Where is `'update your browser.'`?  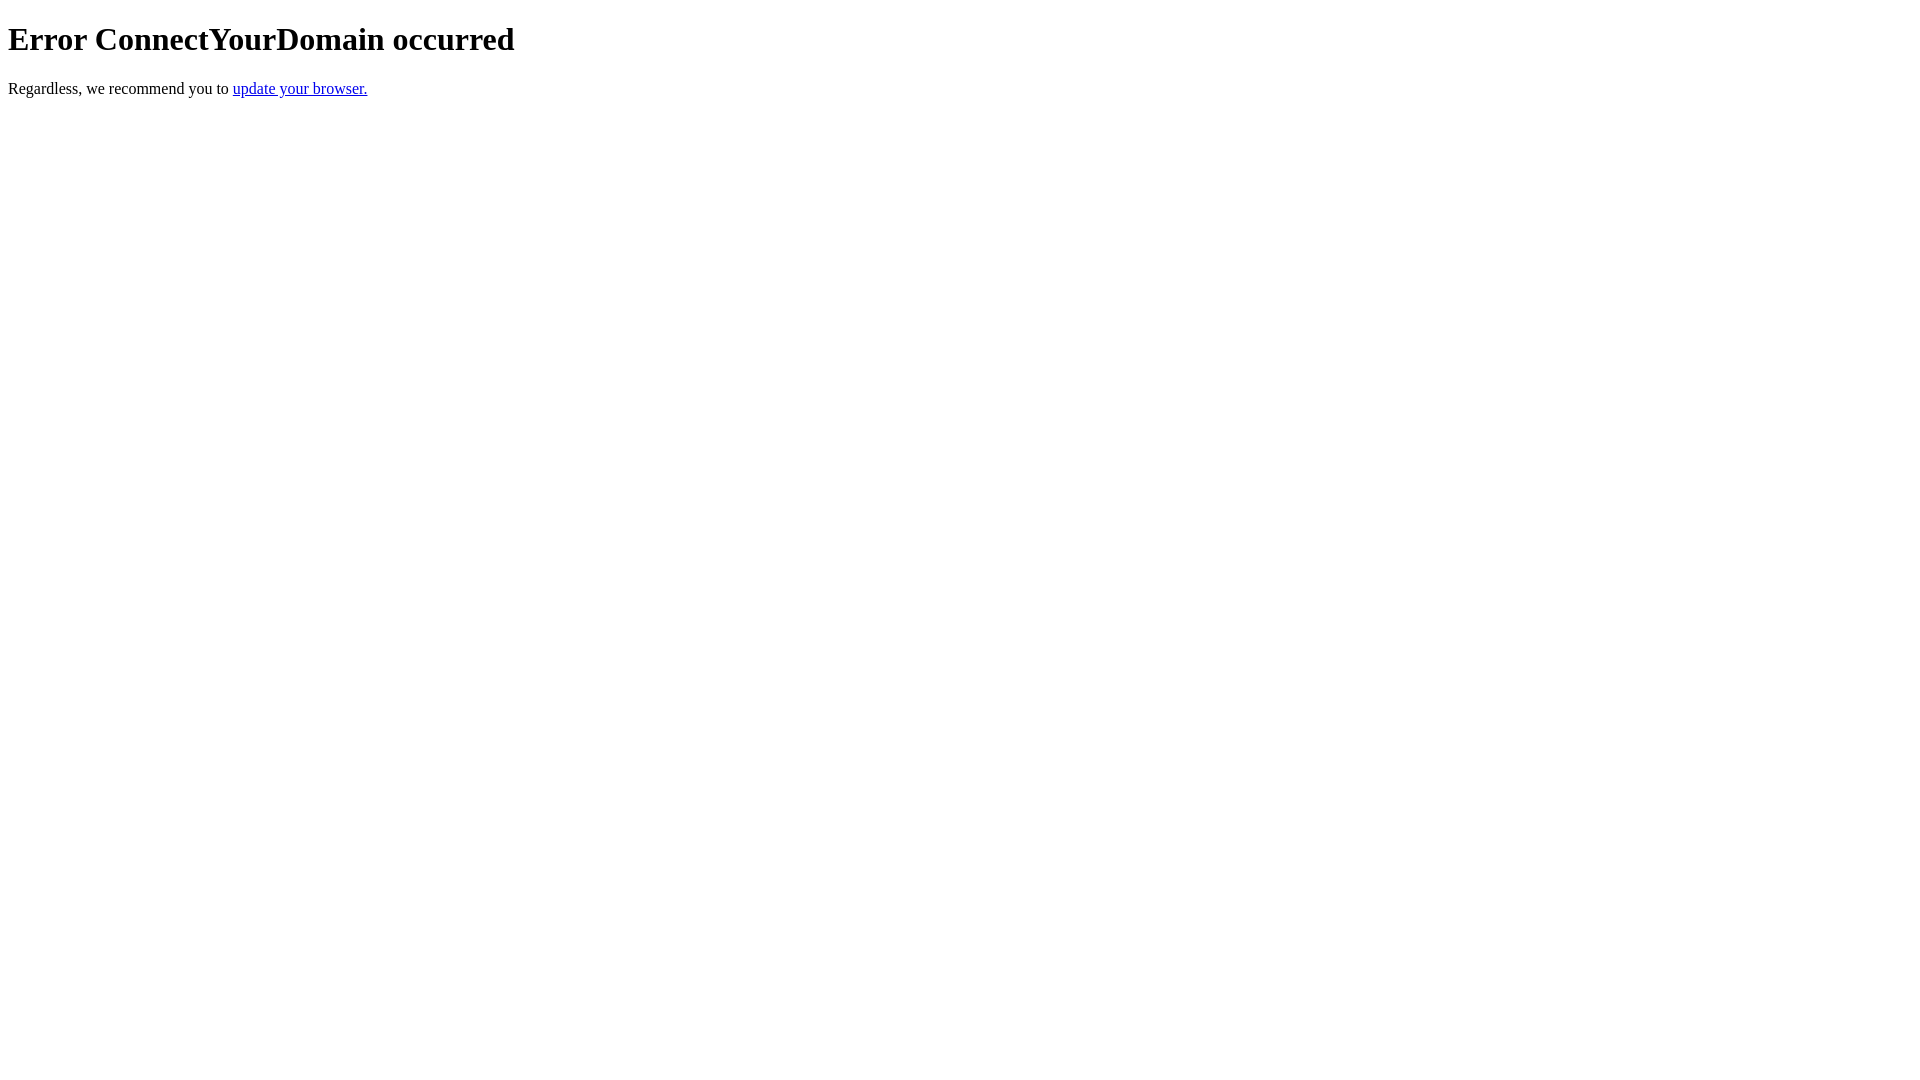
'update your browser.' is located at coordinates (233, 87).